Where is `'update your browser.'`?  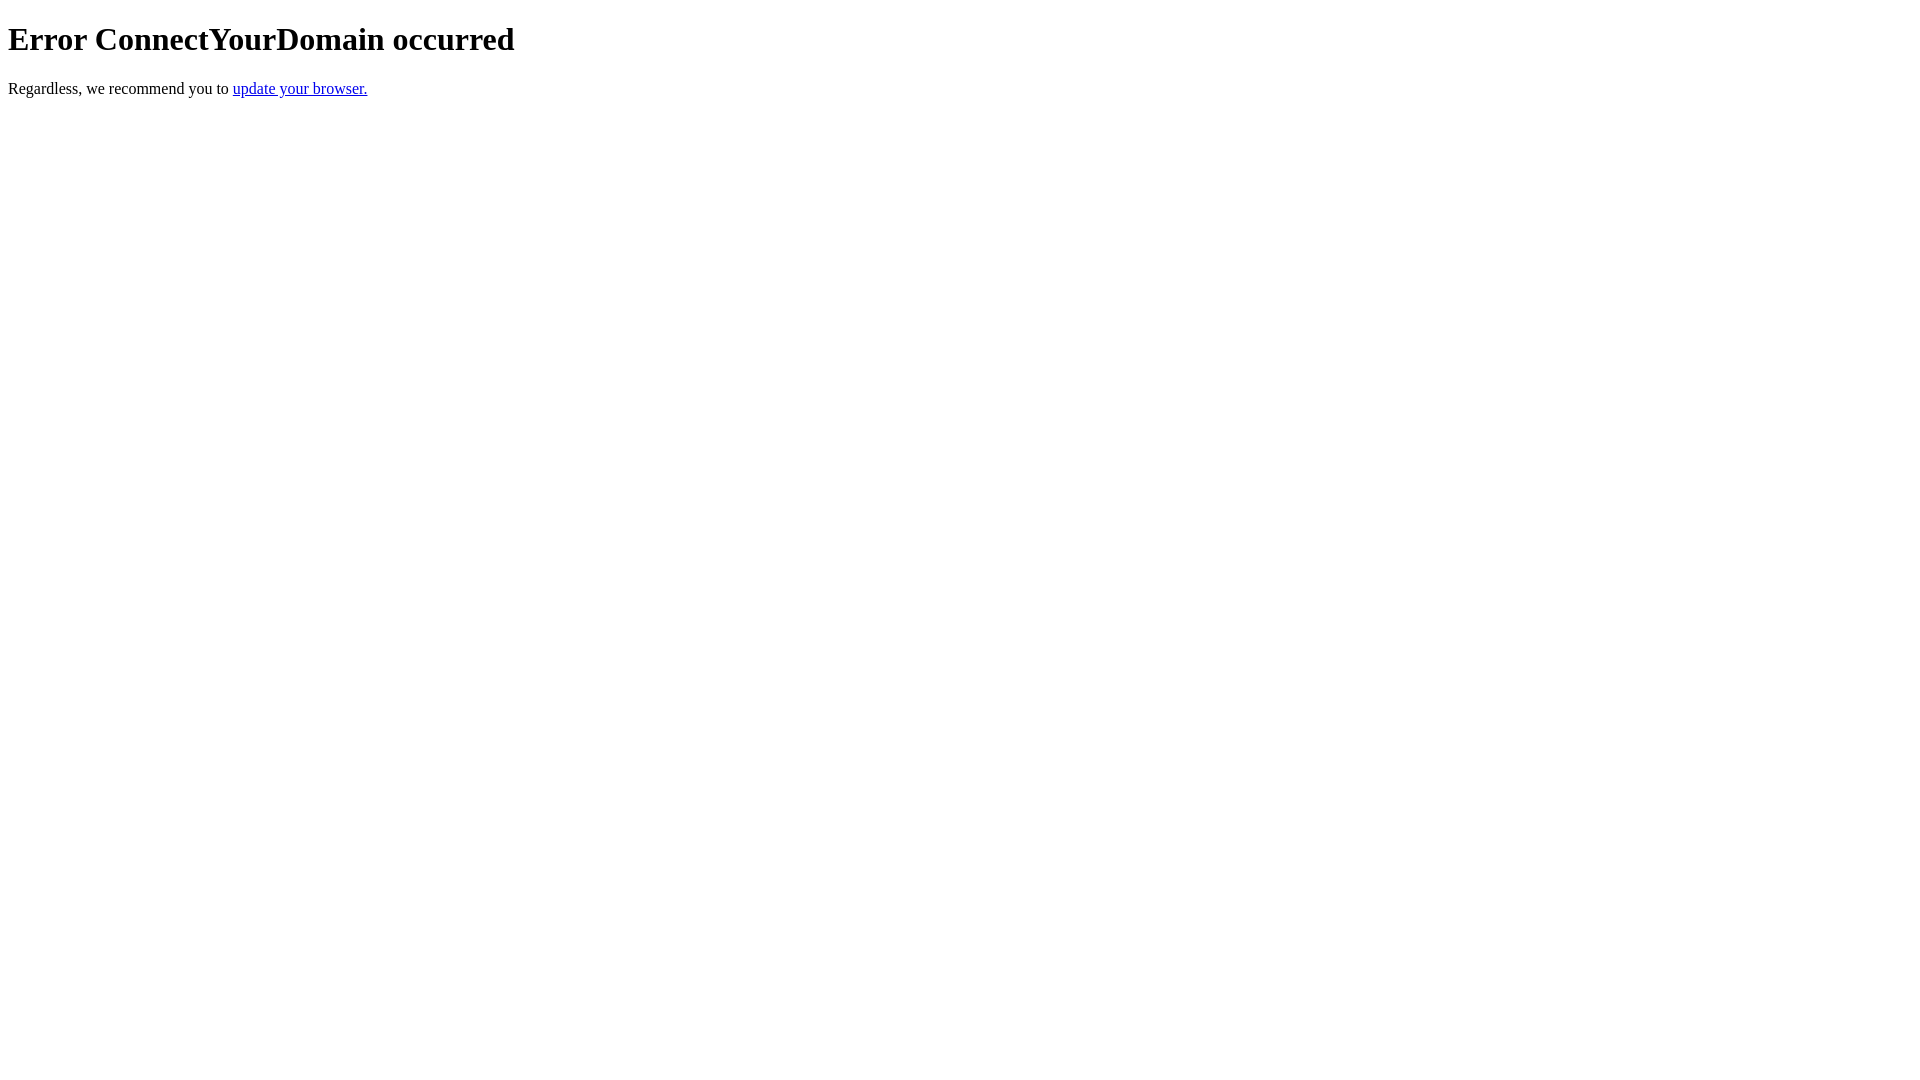
'update your browser.' is located at coordinates (233, 87).